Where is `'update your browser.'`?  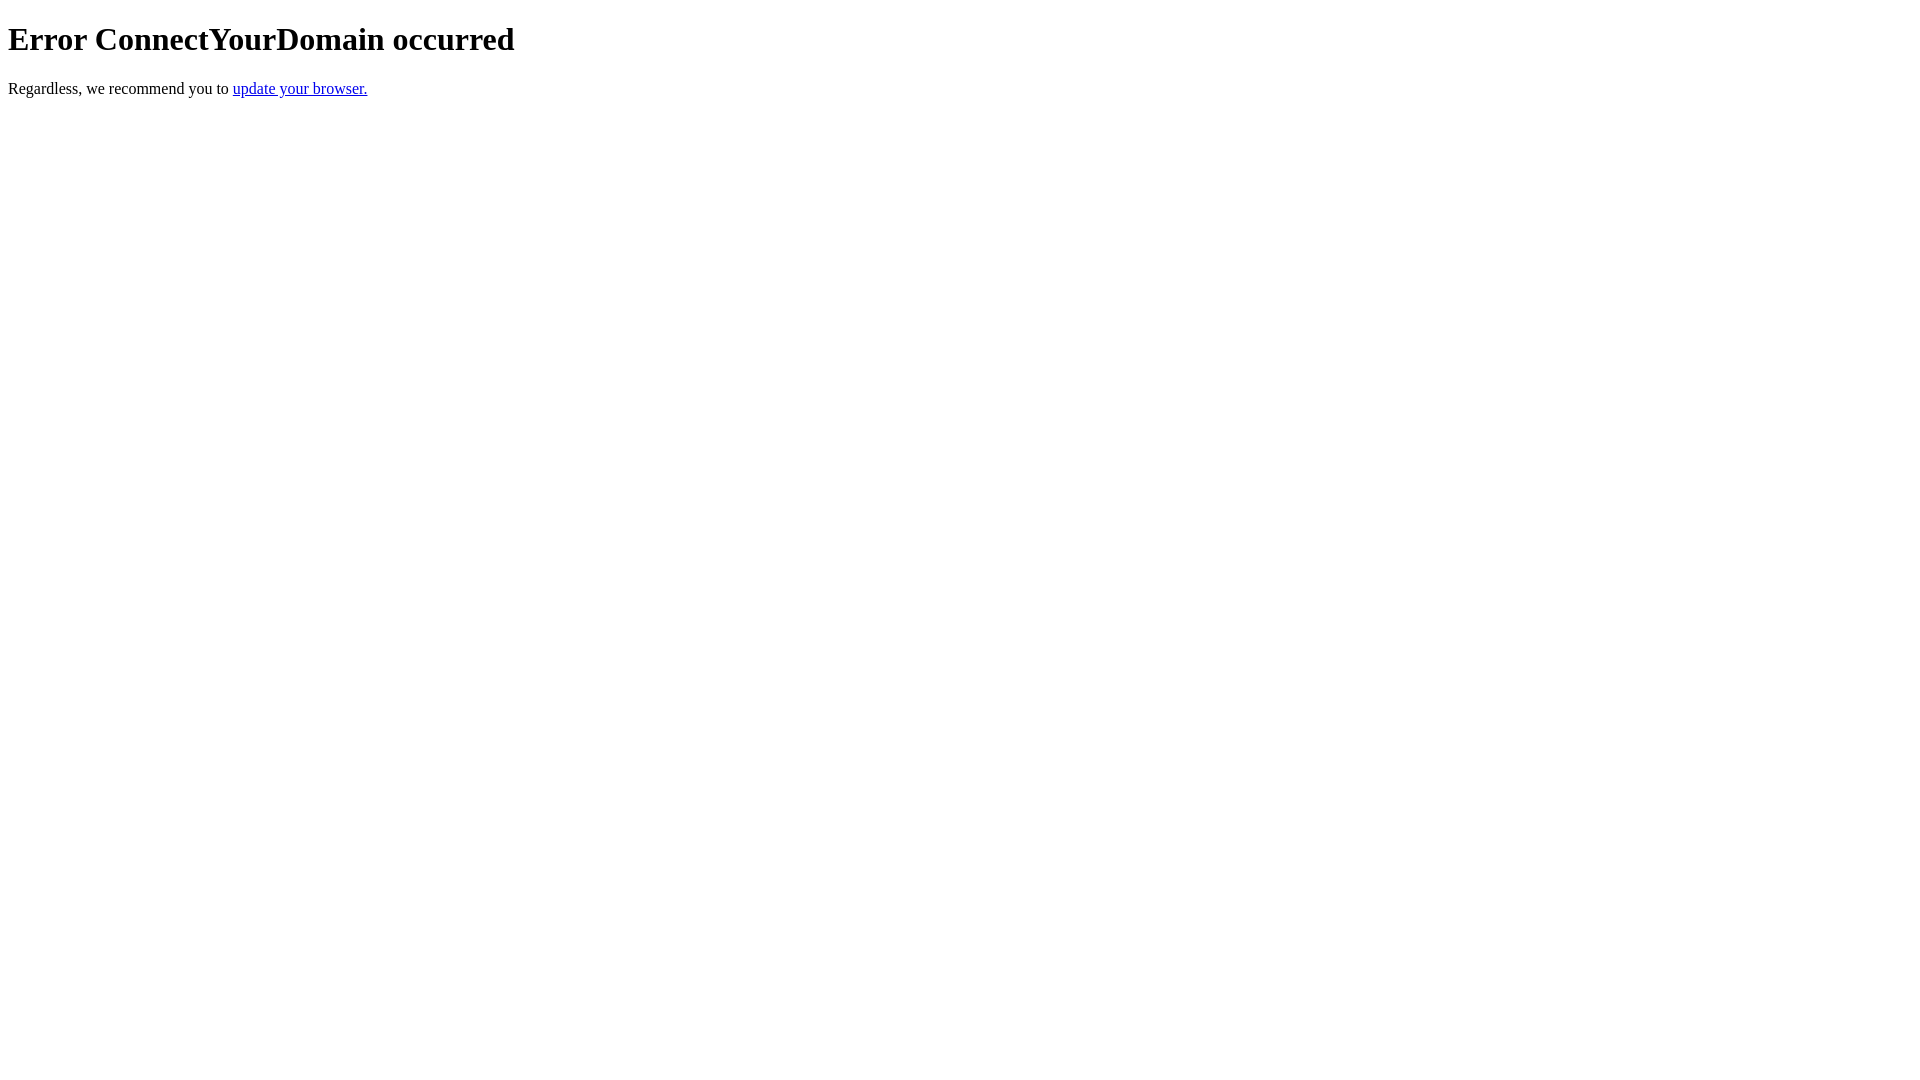
'update your browser.' is located at coordinates (233, 87).